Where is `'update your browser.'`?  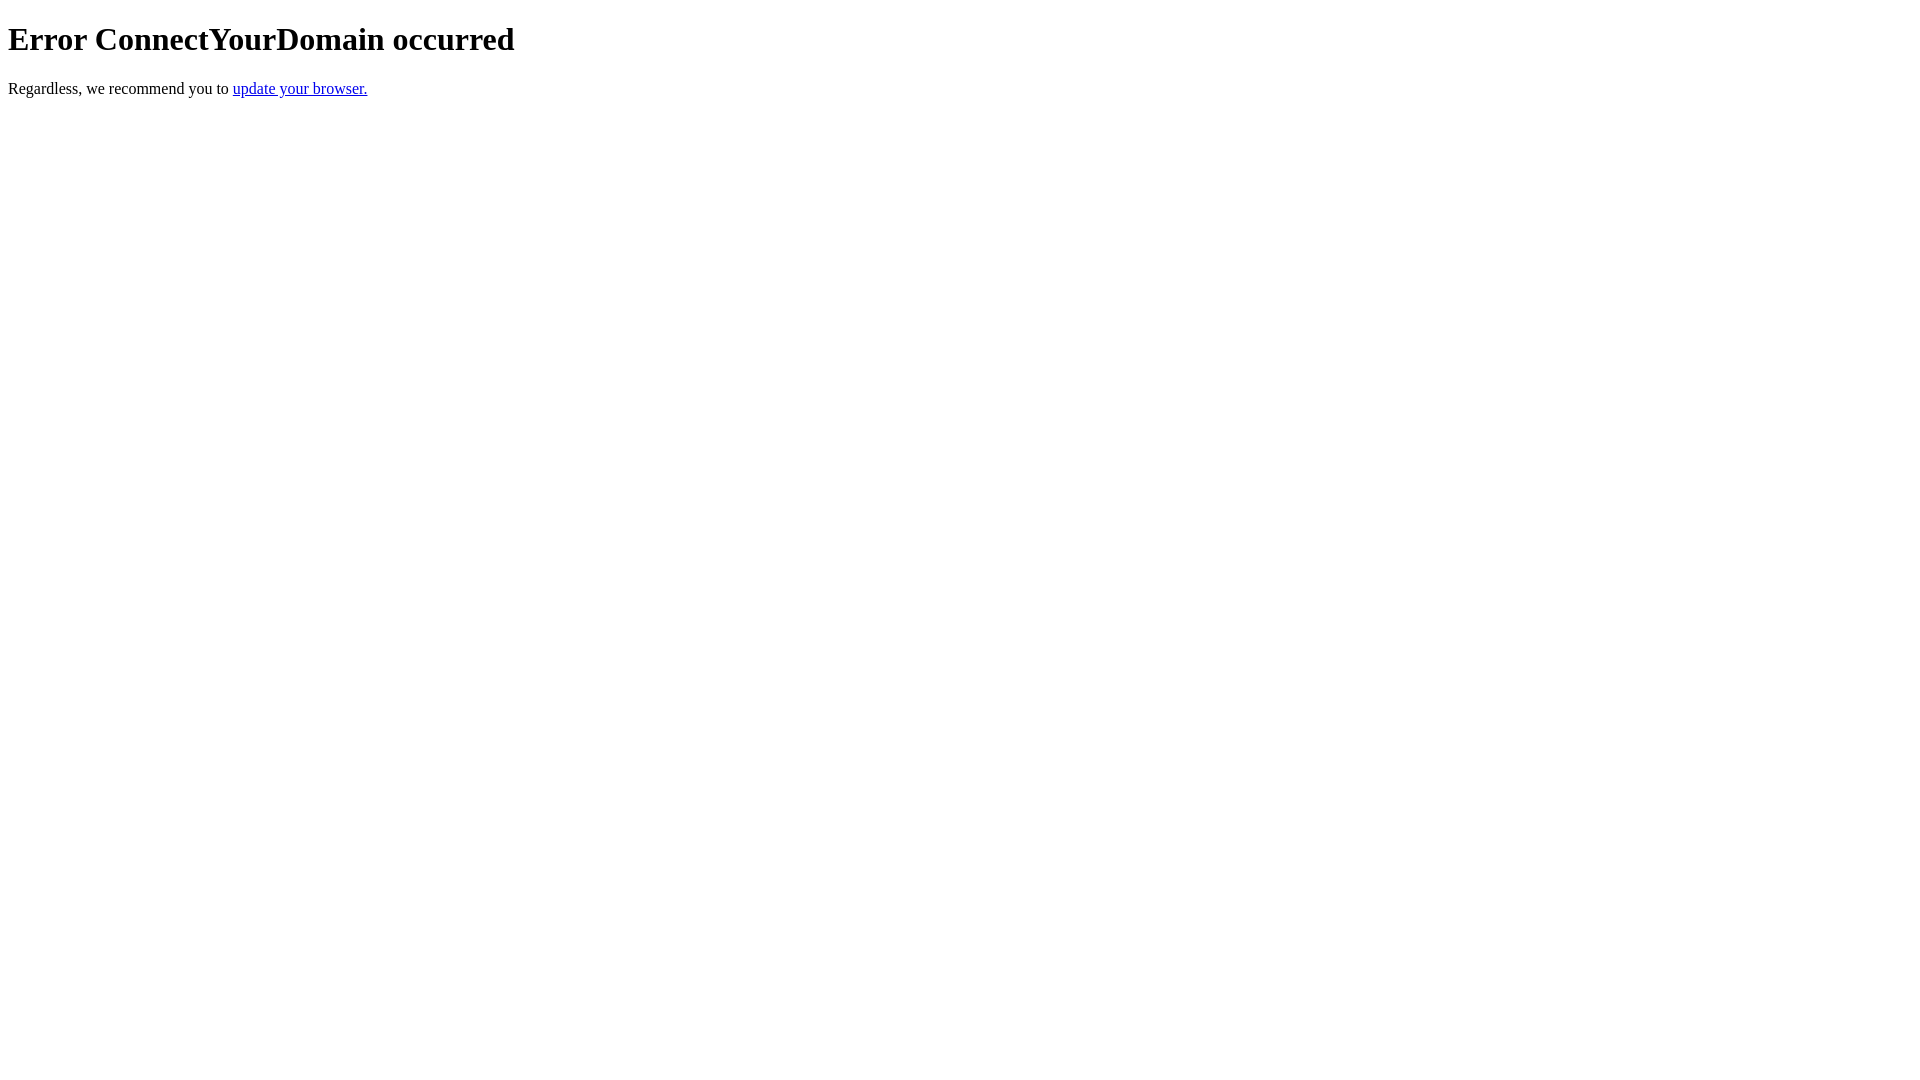
'update your browser.' is located at coordinates (233, 87).